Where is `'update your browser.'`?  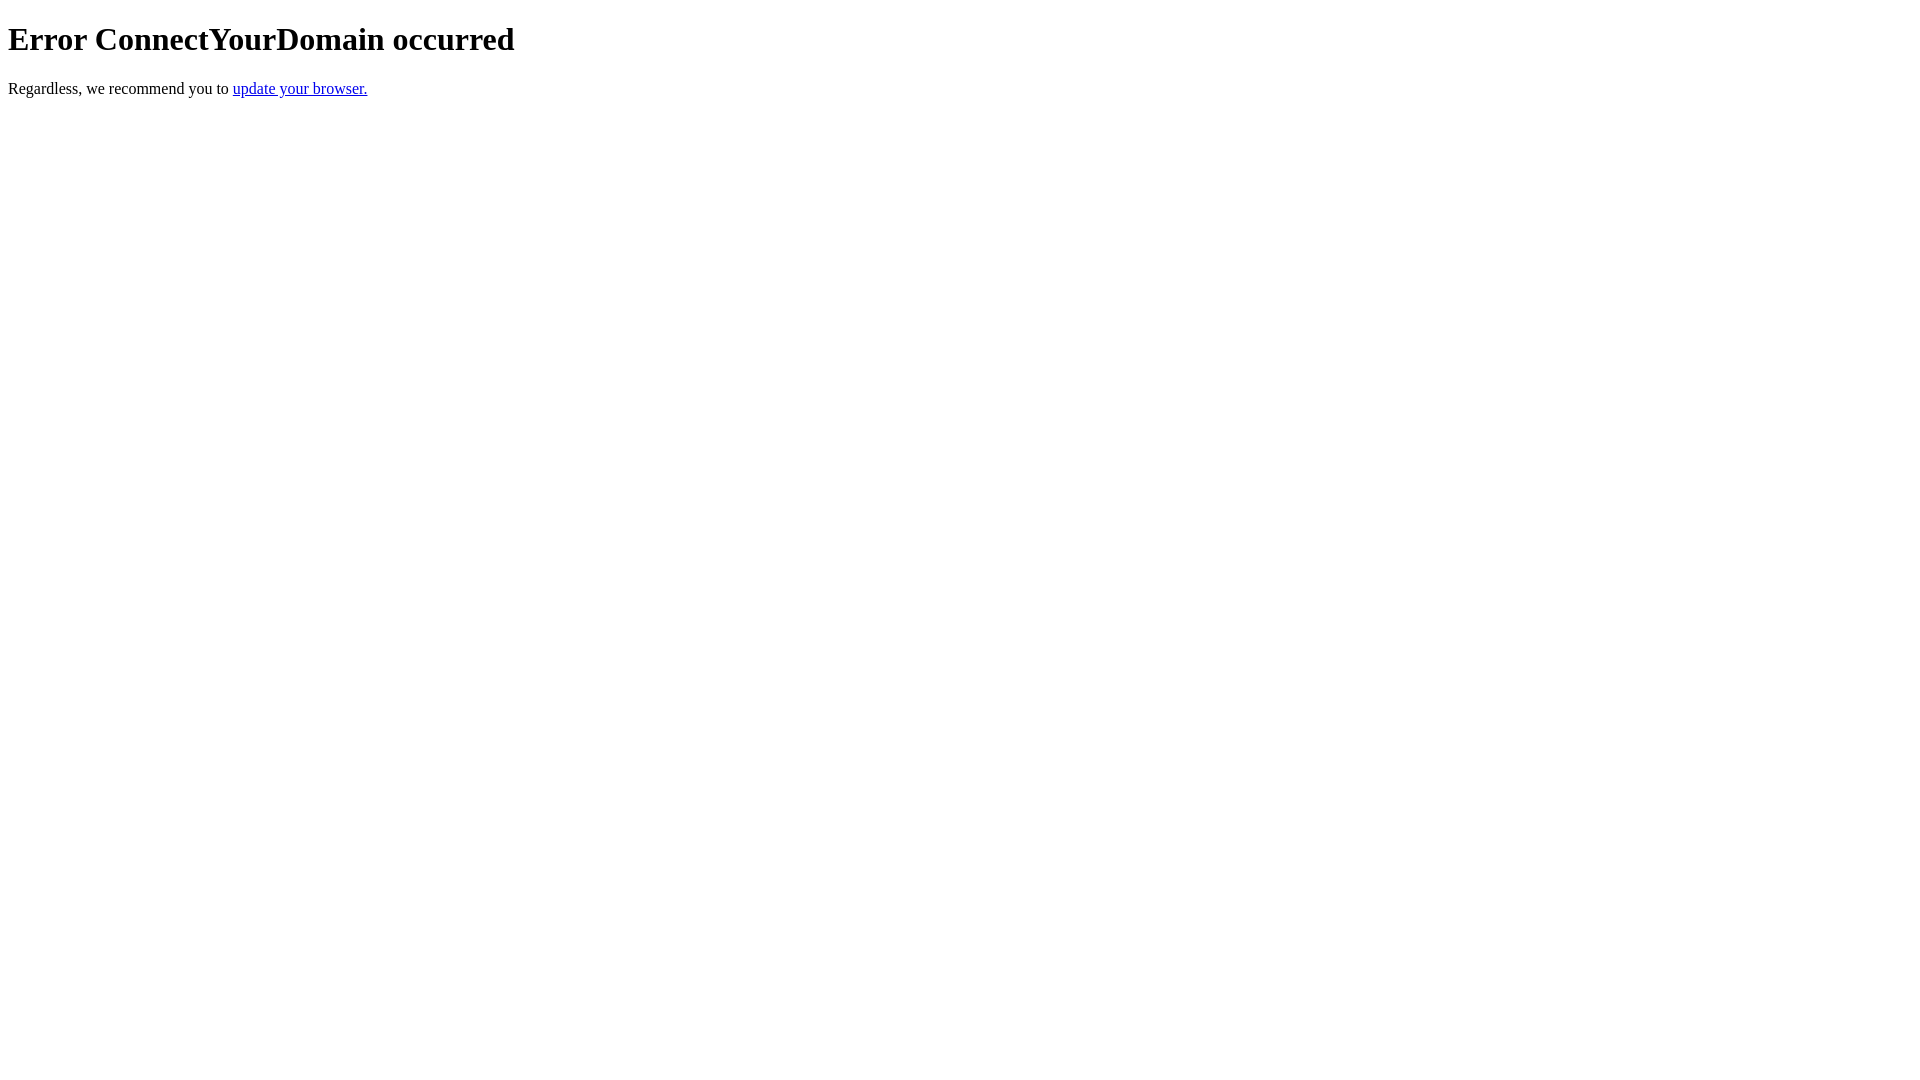
'update your browser.' is located at coordinates (233, 87).